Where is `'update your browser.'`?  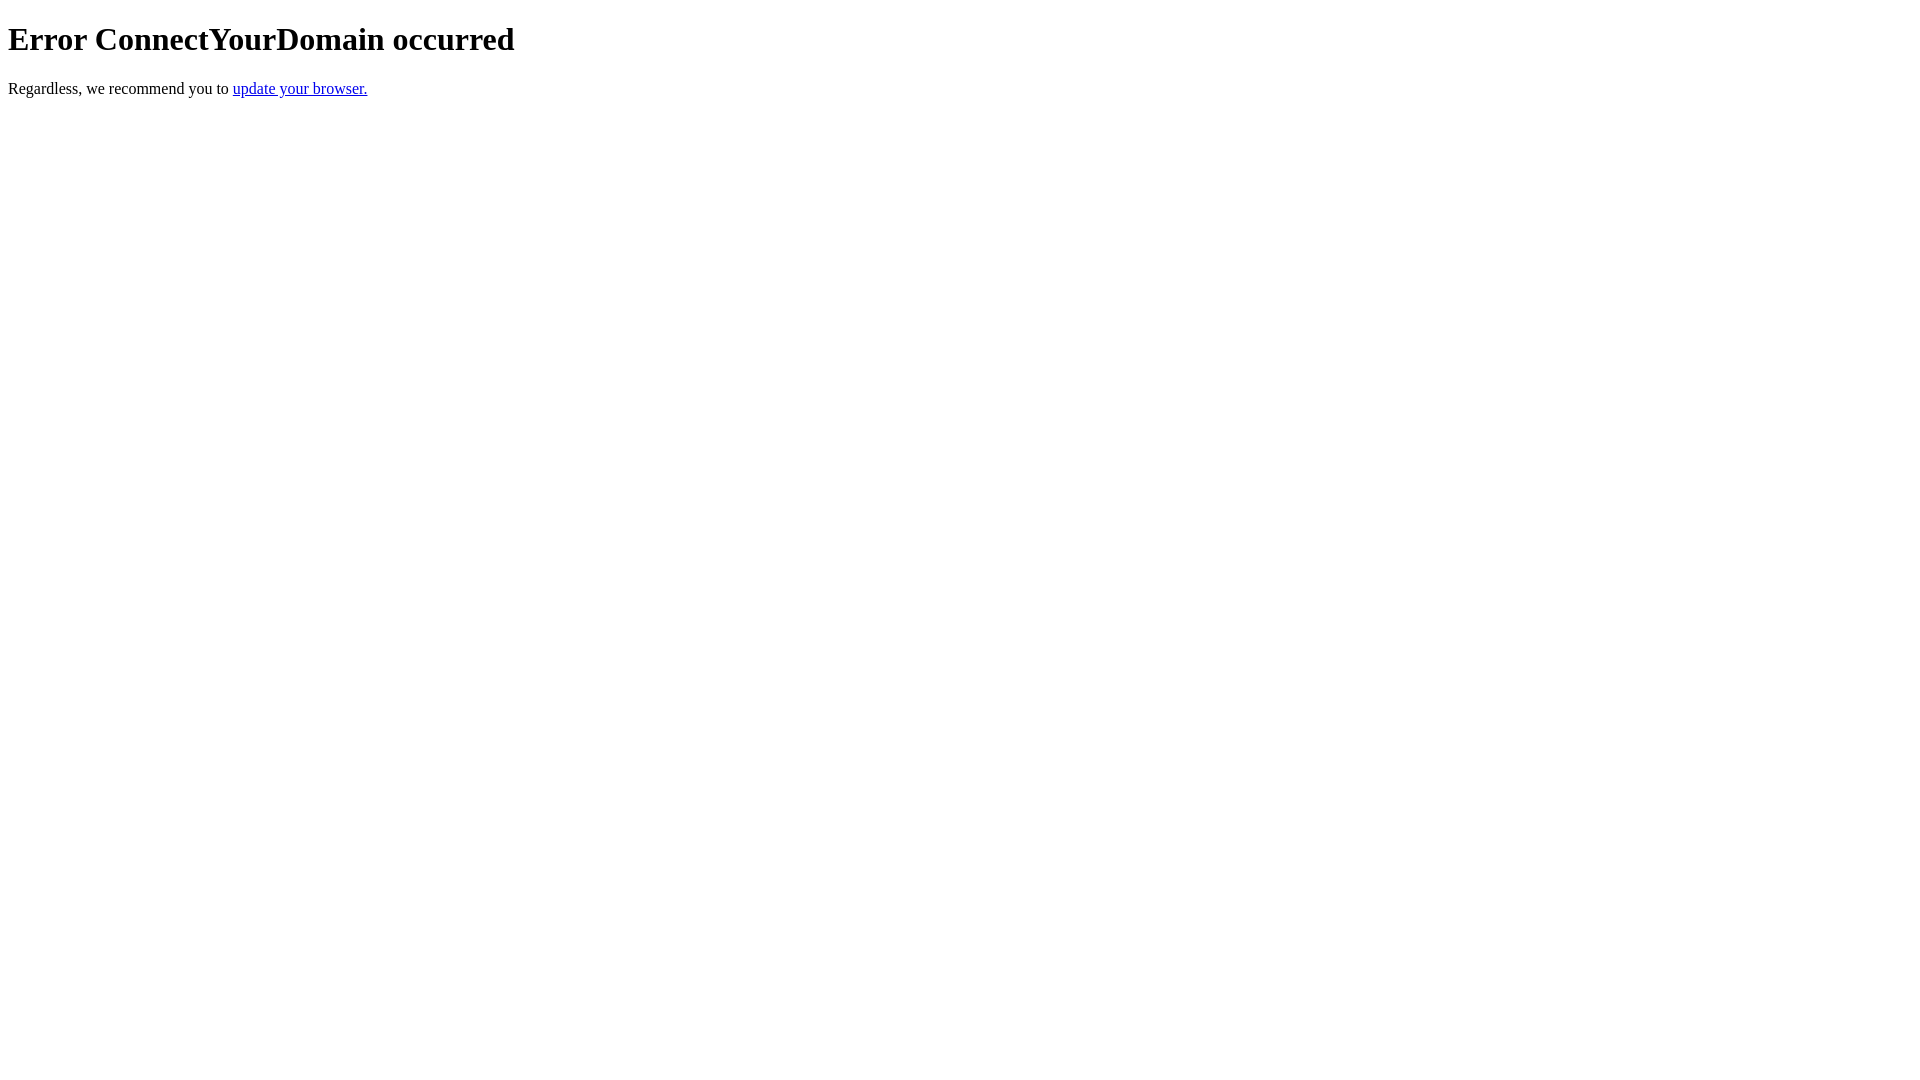
'update your browser.' is located at coordinates (233, 87).